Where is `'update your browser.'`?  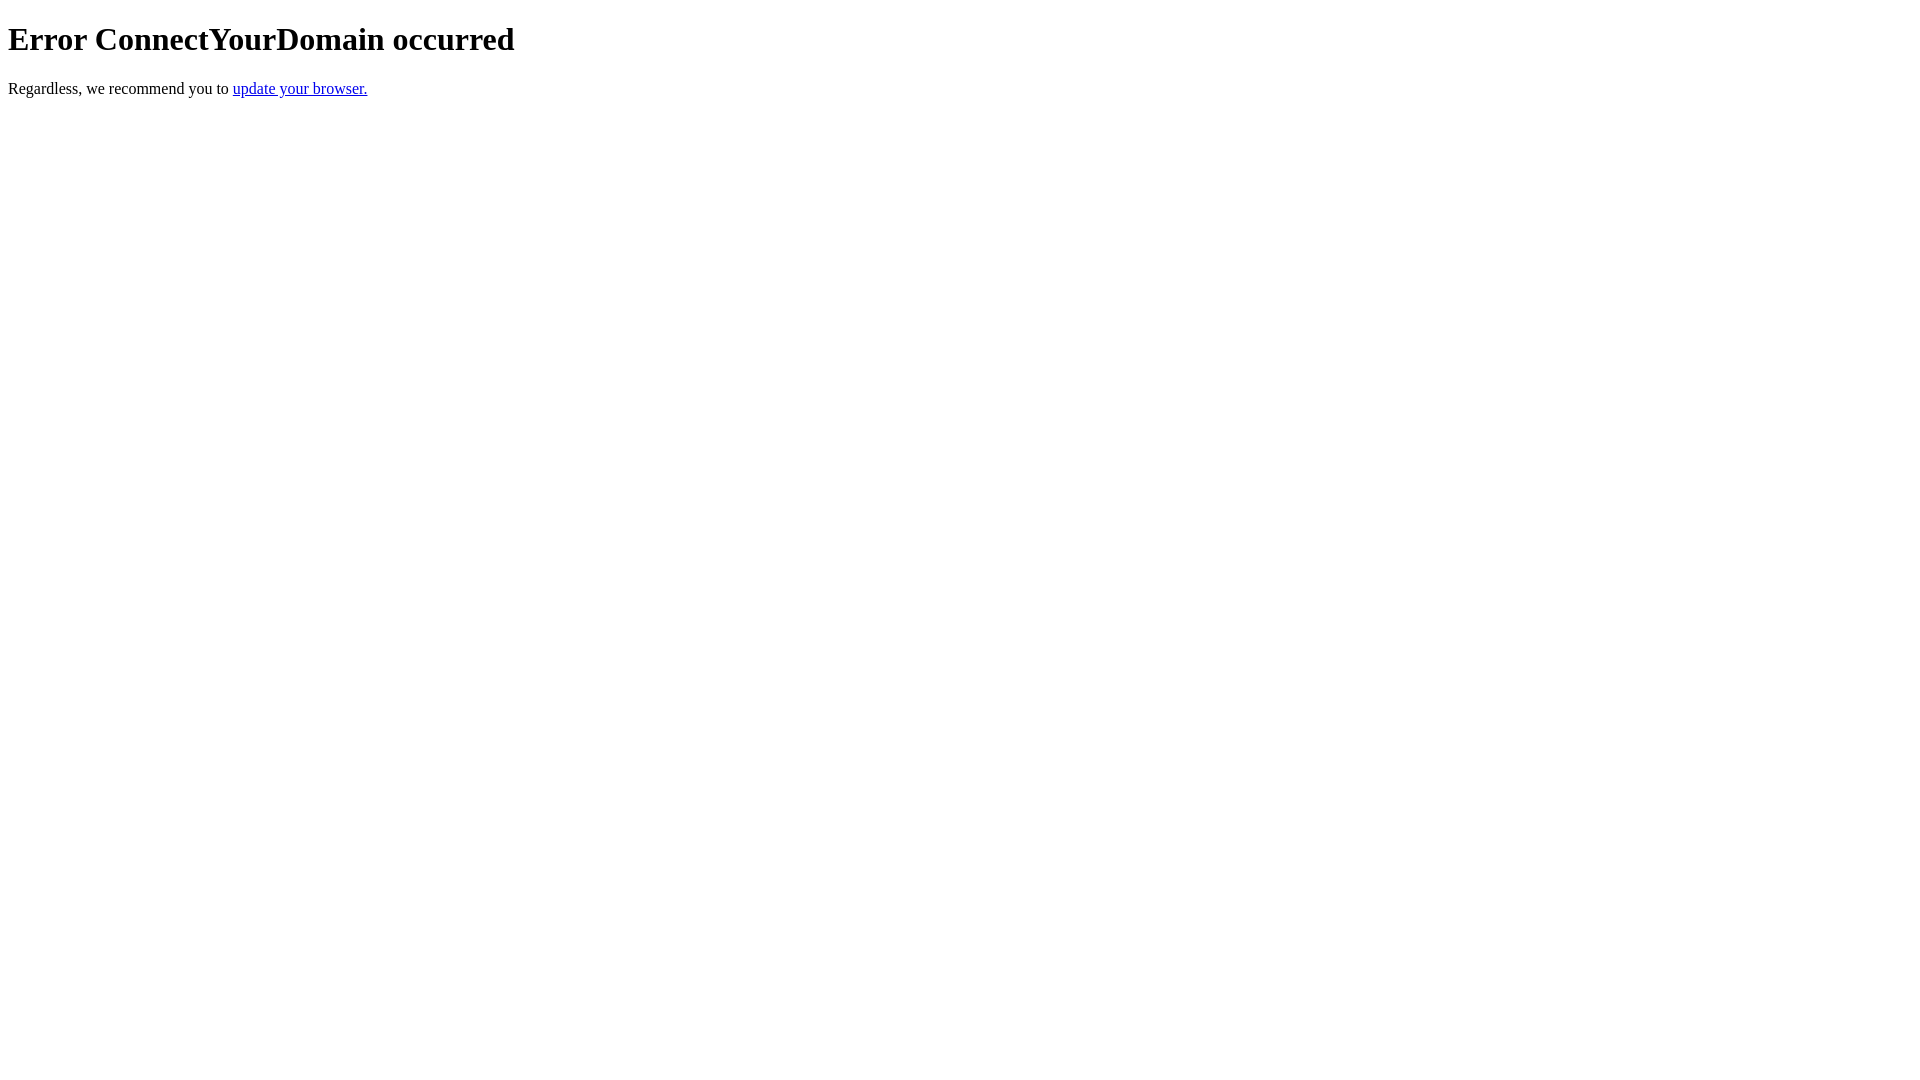
'update your browser.' is located at coordinates (233, 87).